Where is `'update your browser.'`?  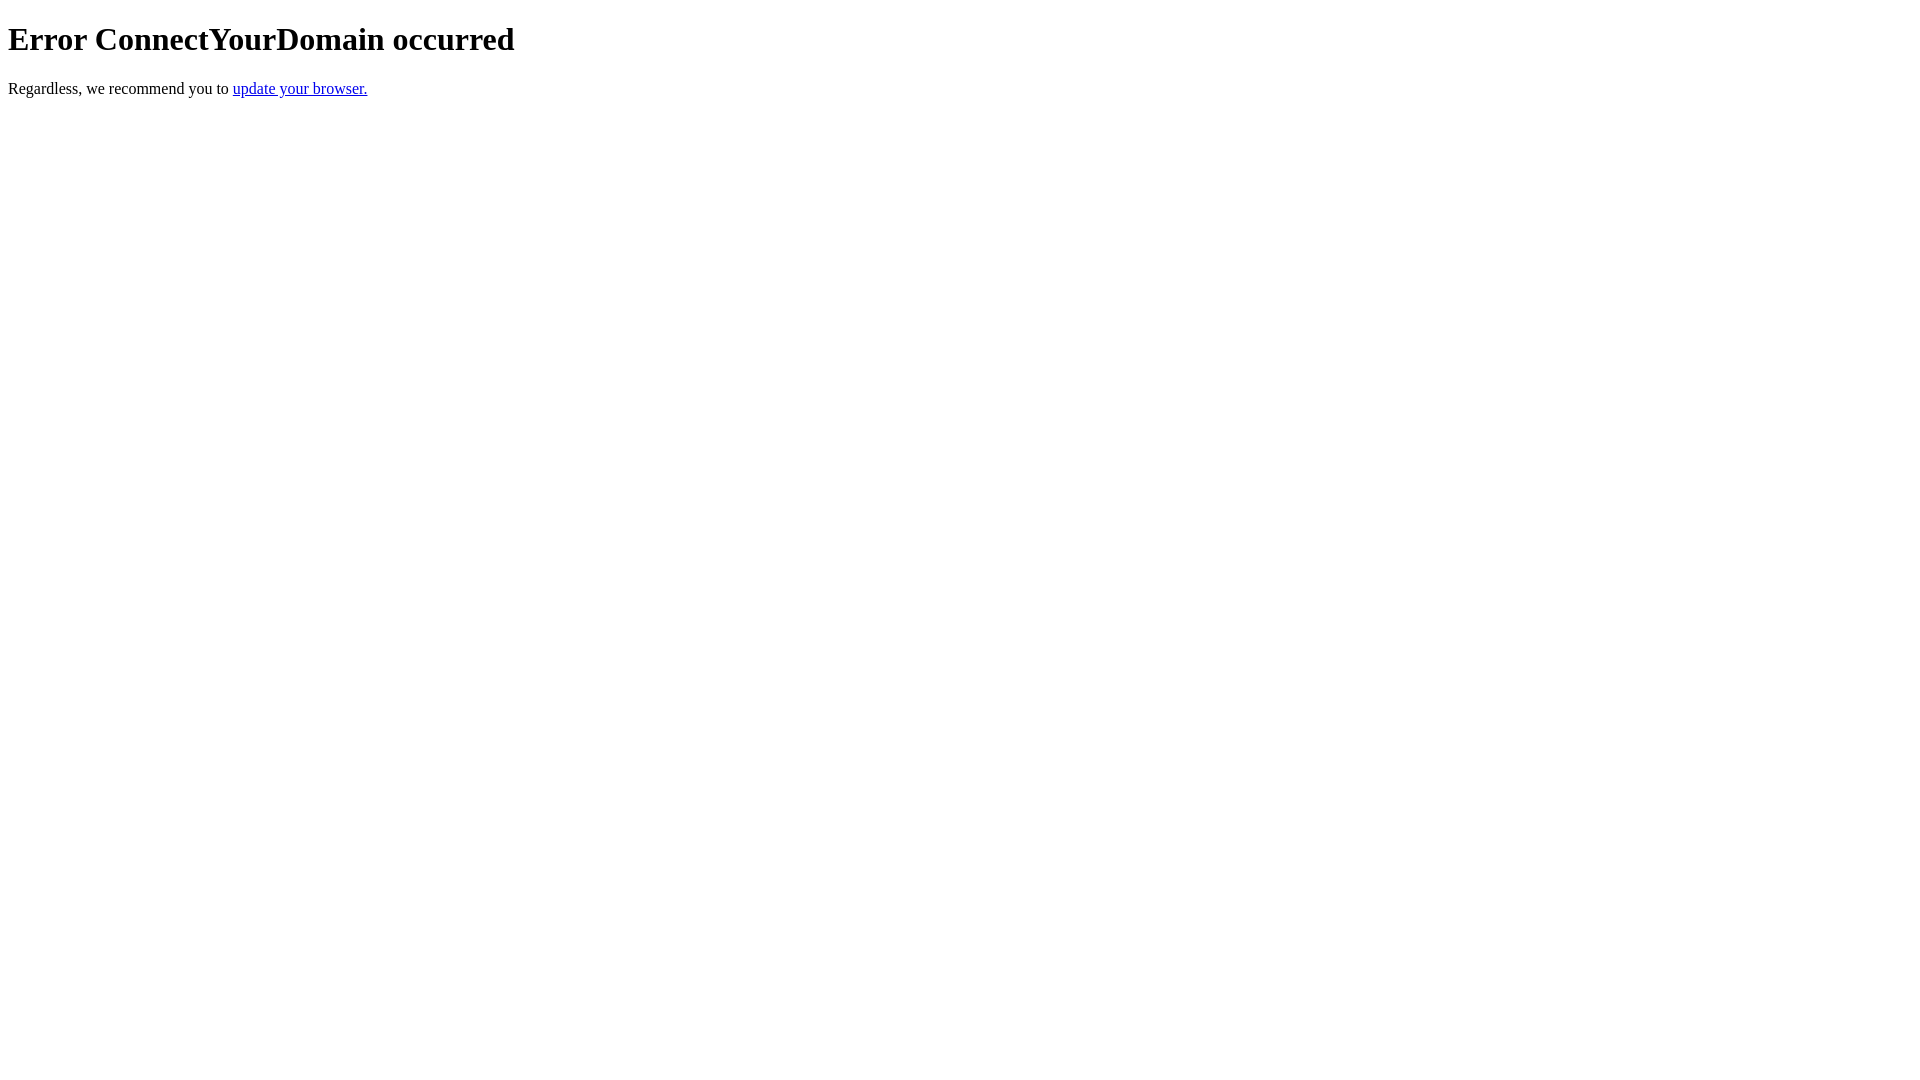
'update your browser.' is located at coordinates (233, 87).